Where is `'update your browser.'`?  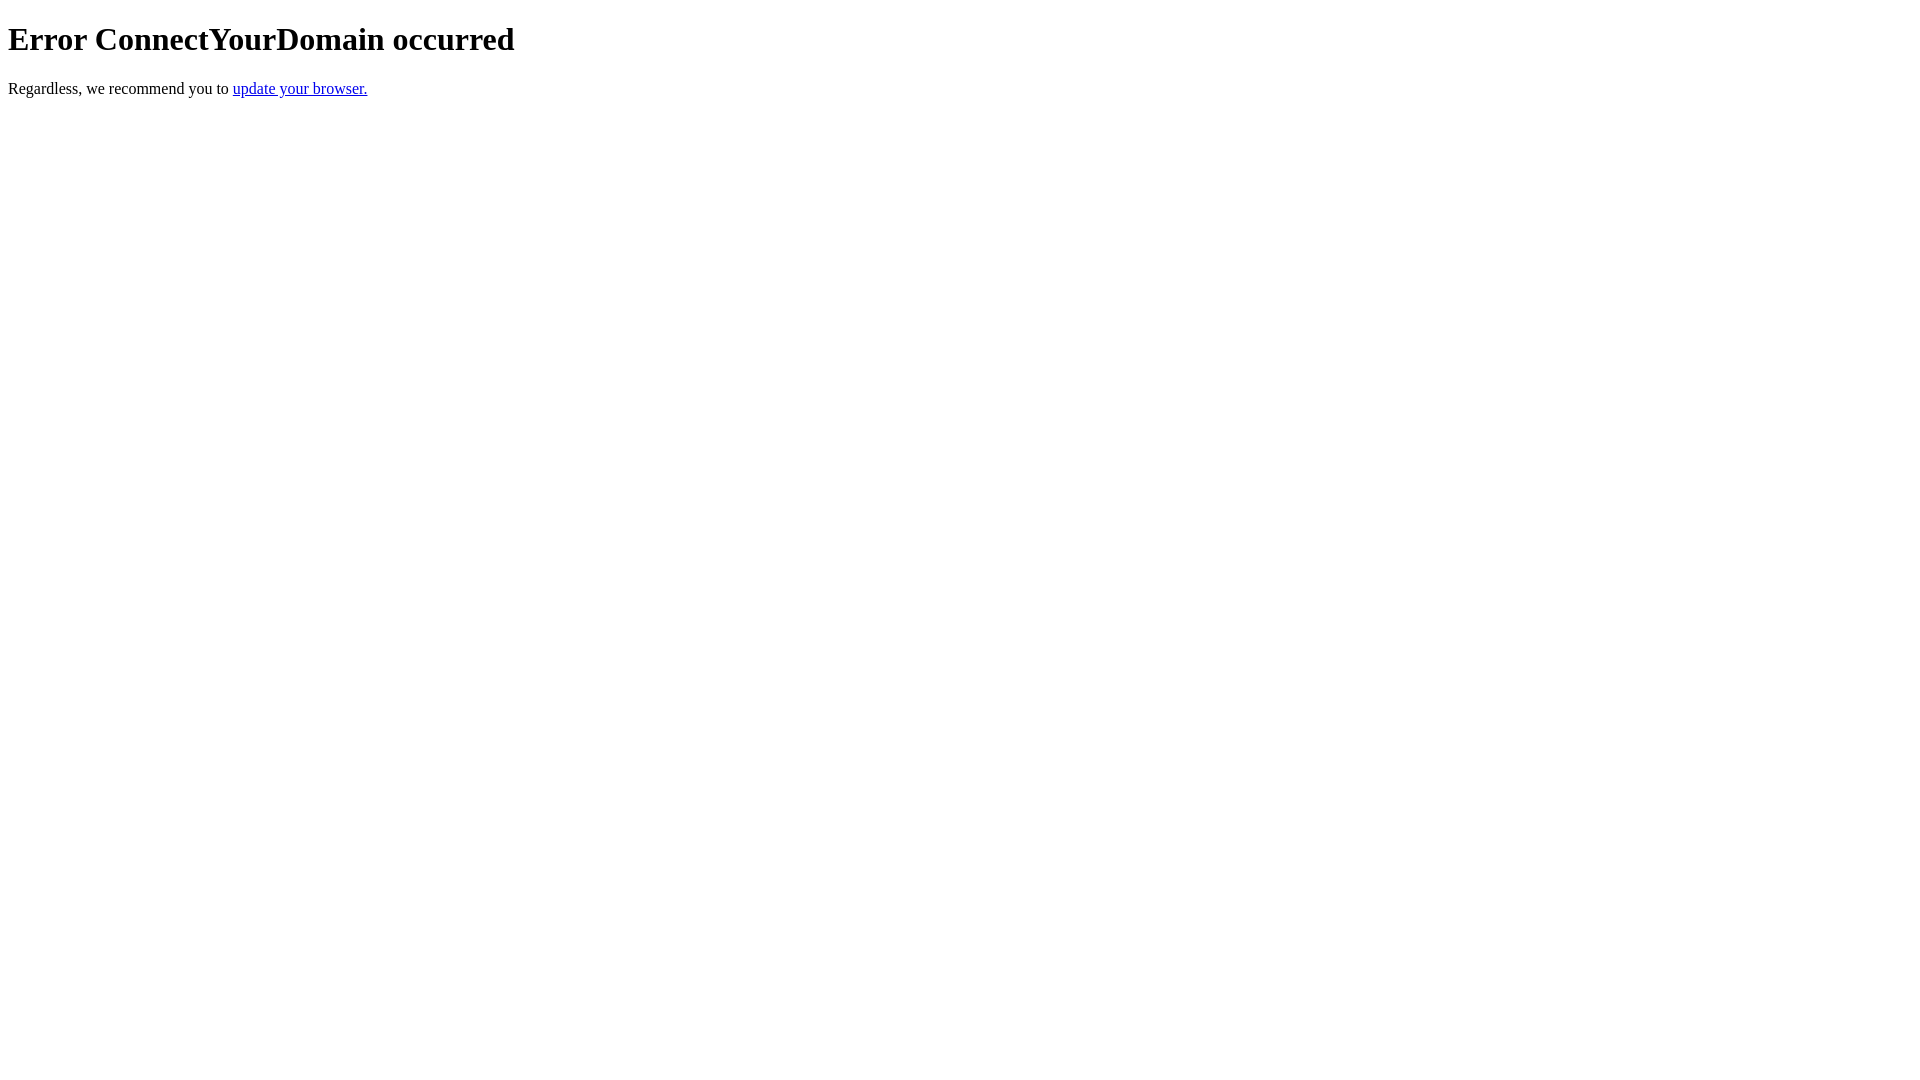
'update your browser.' is located at coordinates (233, 87).